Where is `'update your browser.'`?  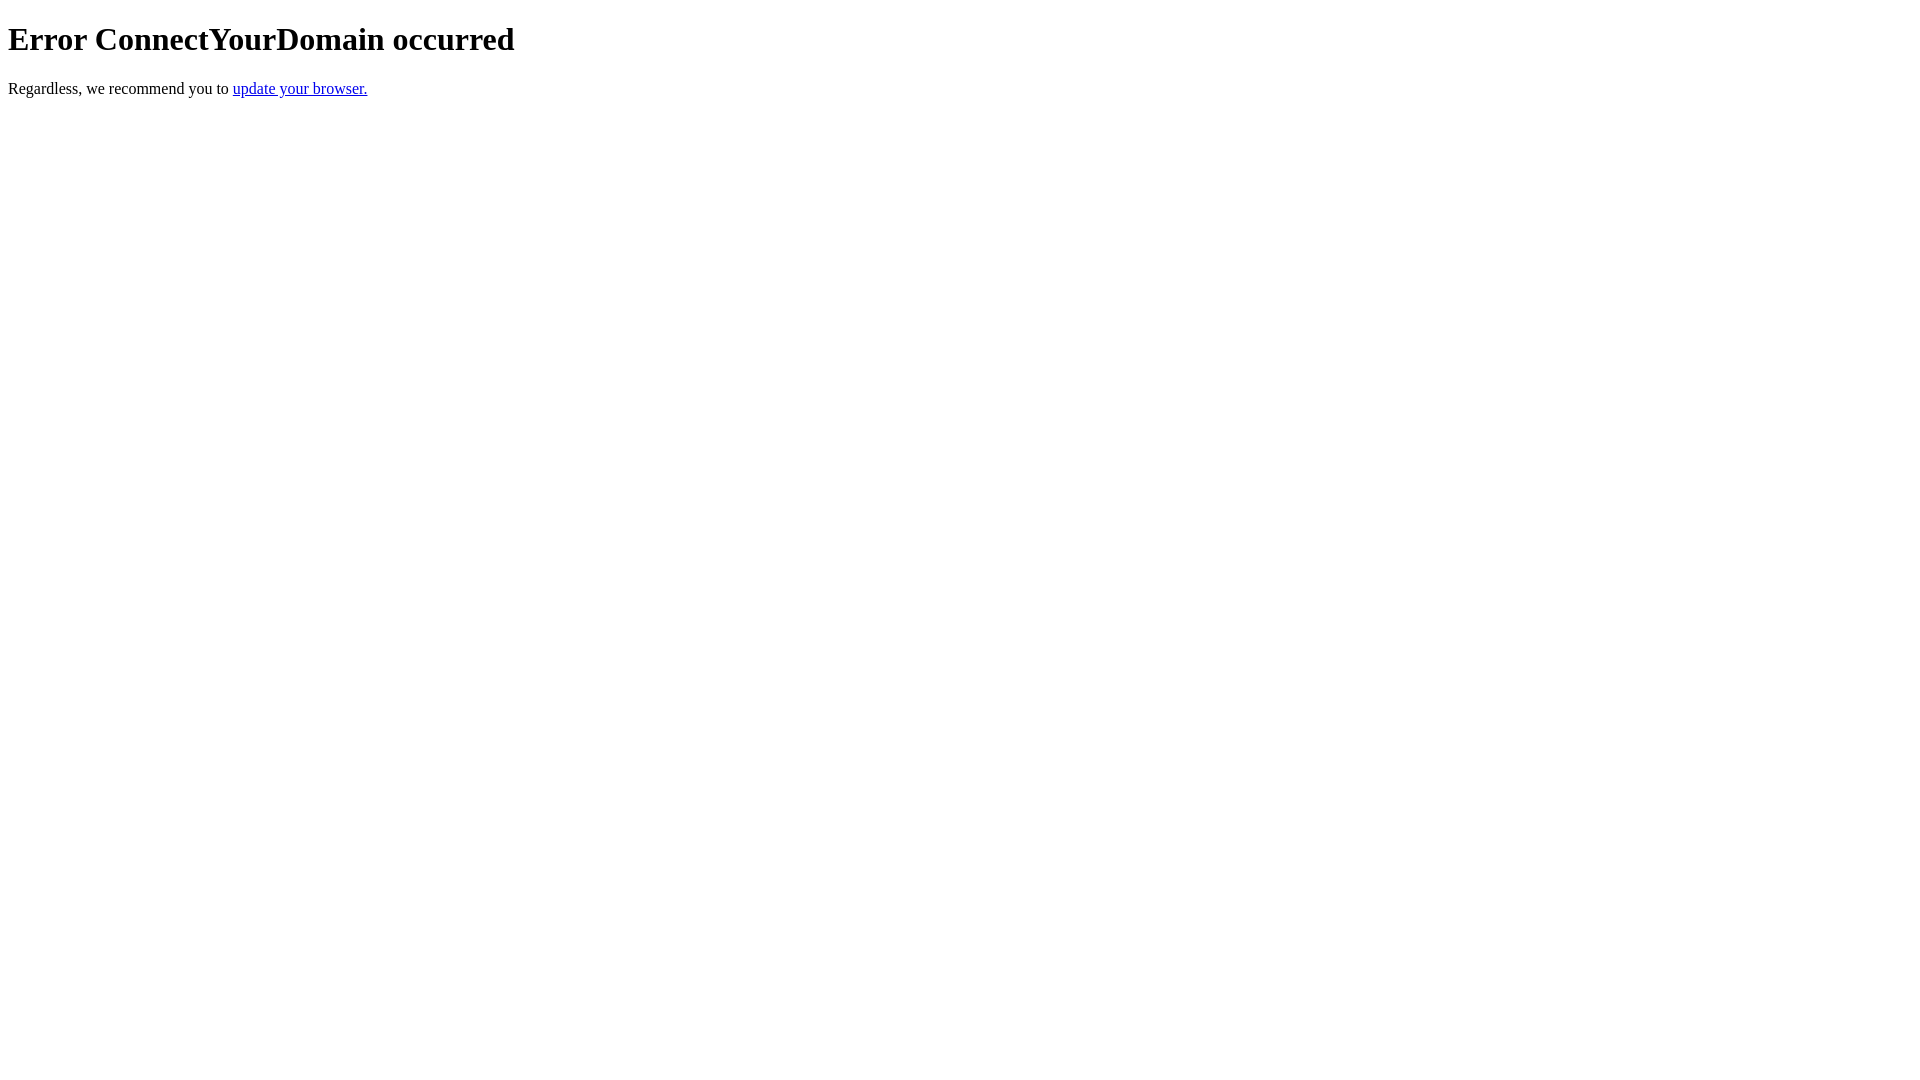
'update your browser.' is located at coordinates (233, 87).